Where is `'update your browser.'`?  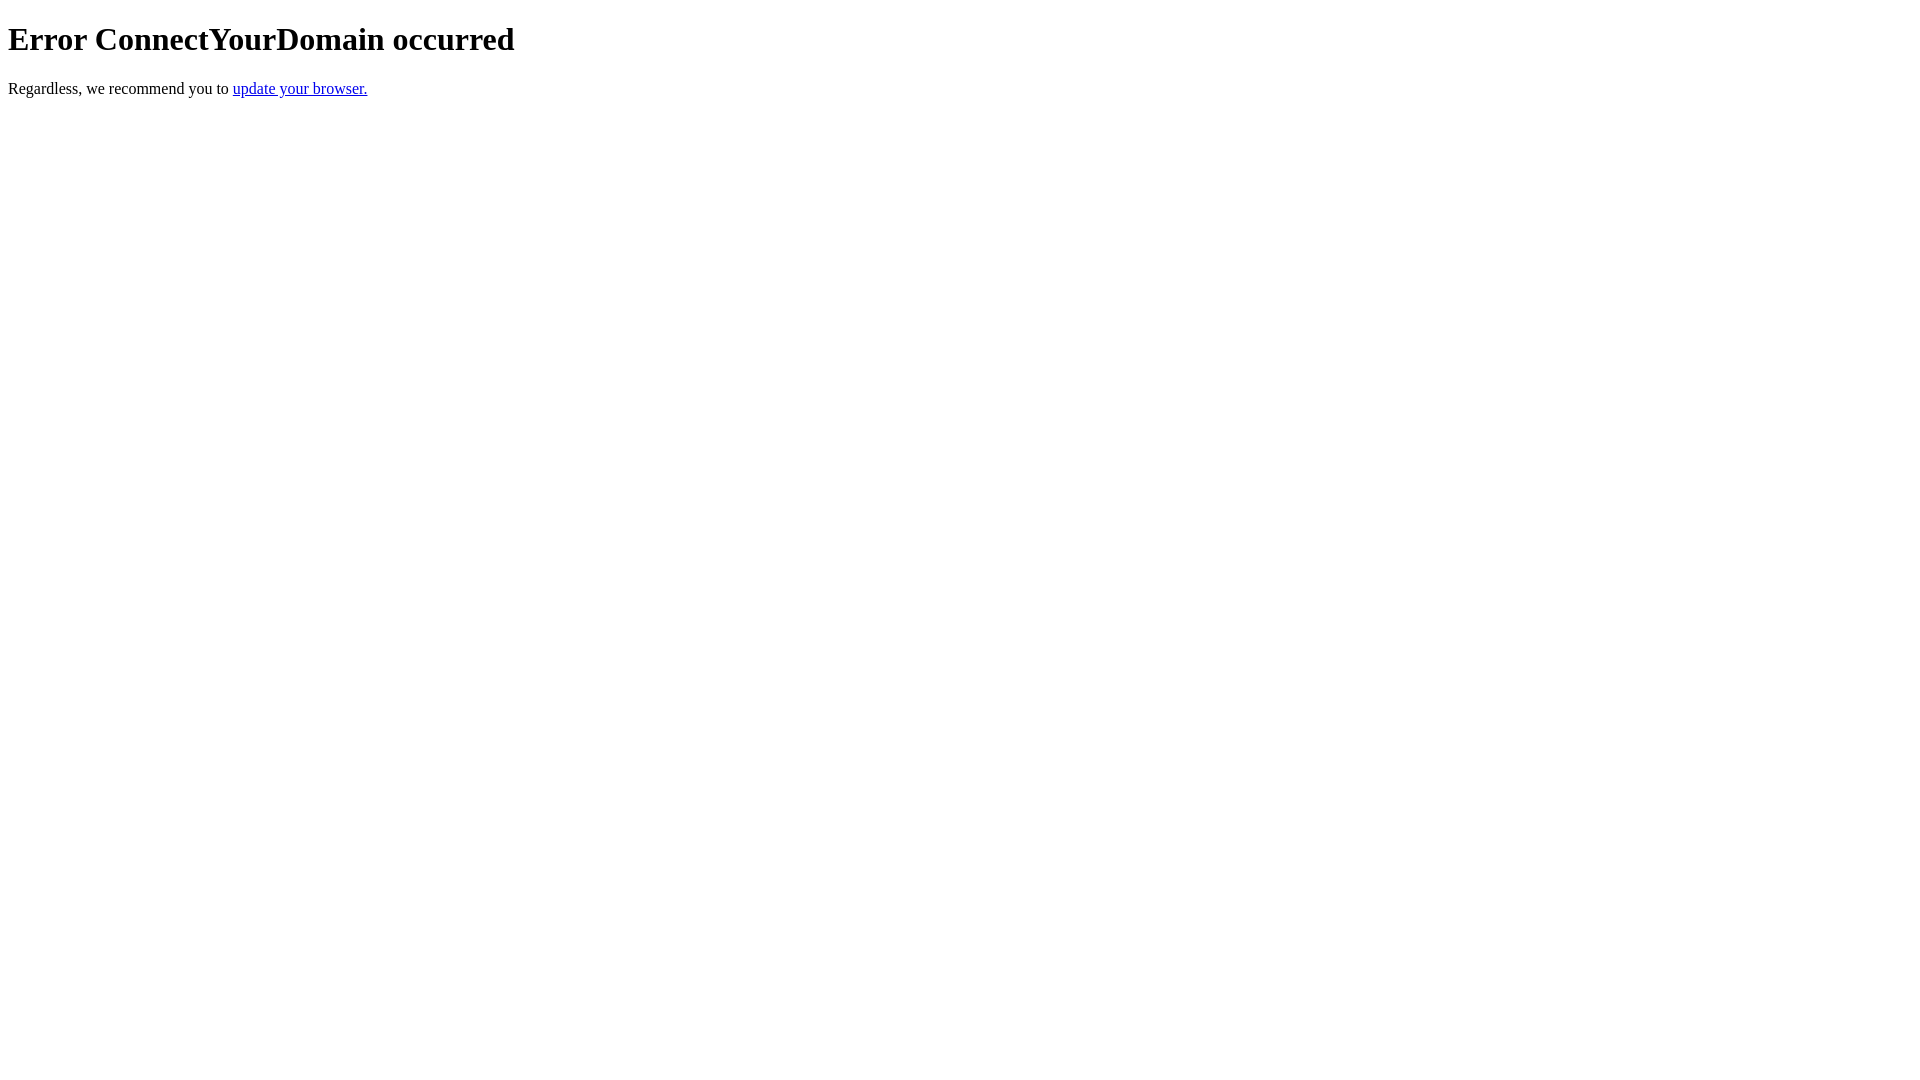
'update your browser.' is located at coordinates (233, 87).